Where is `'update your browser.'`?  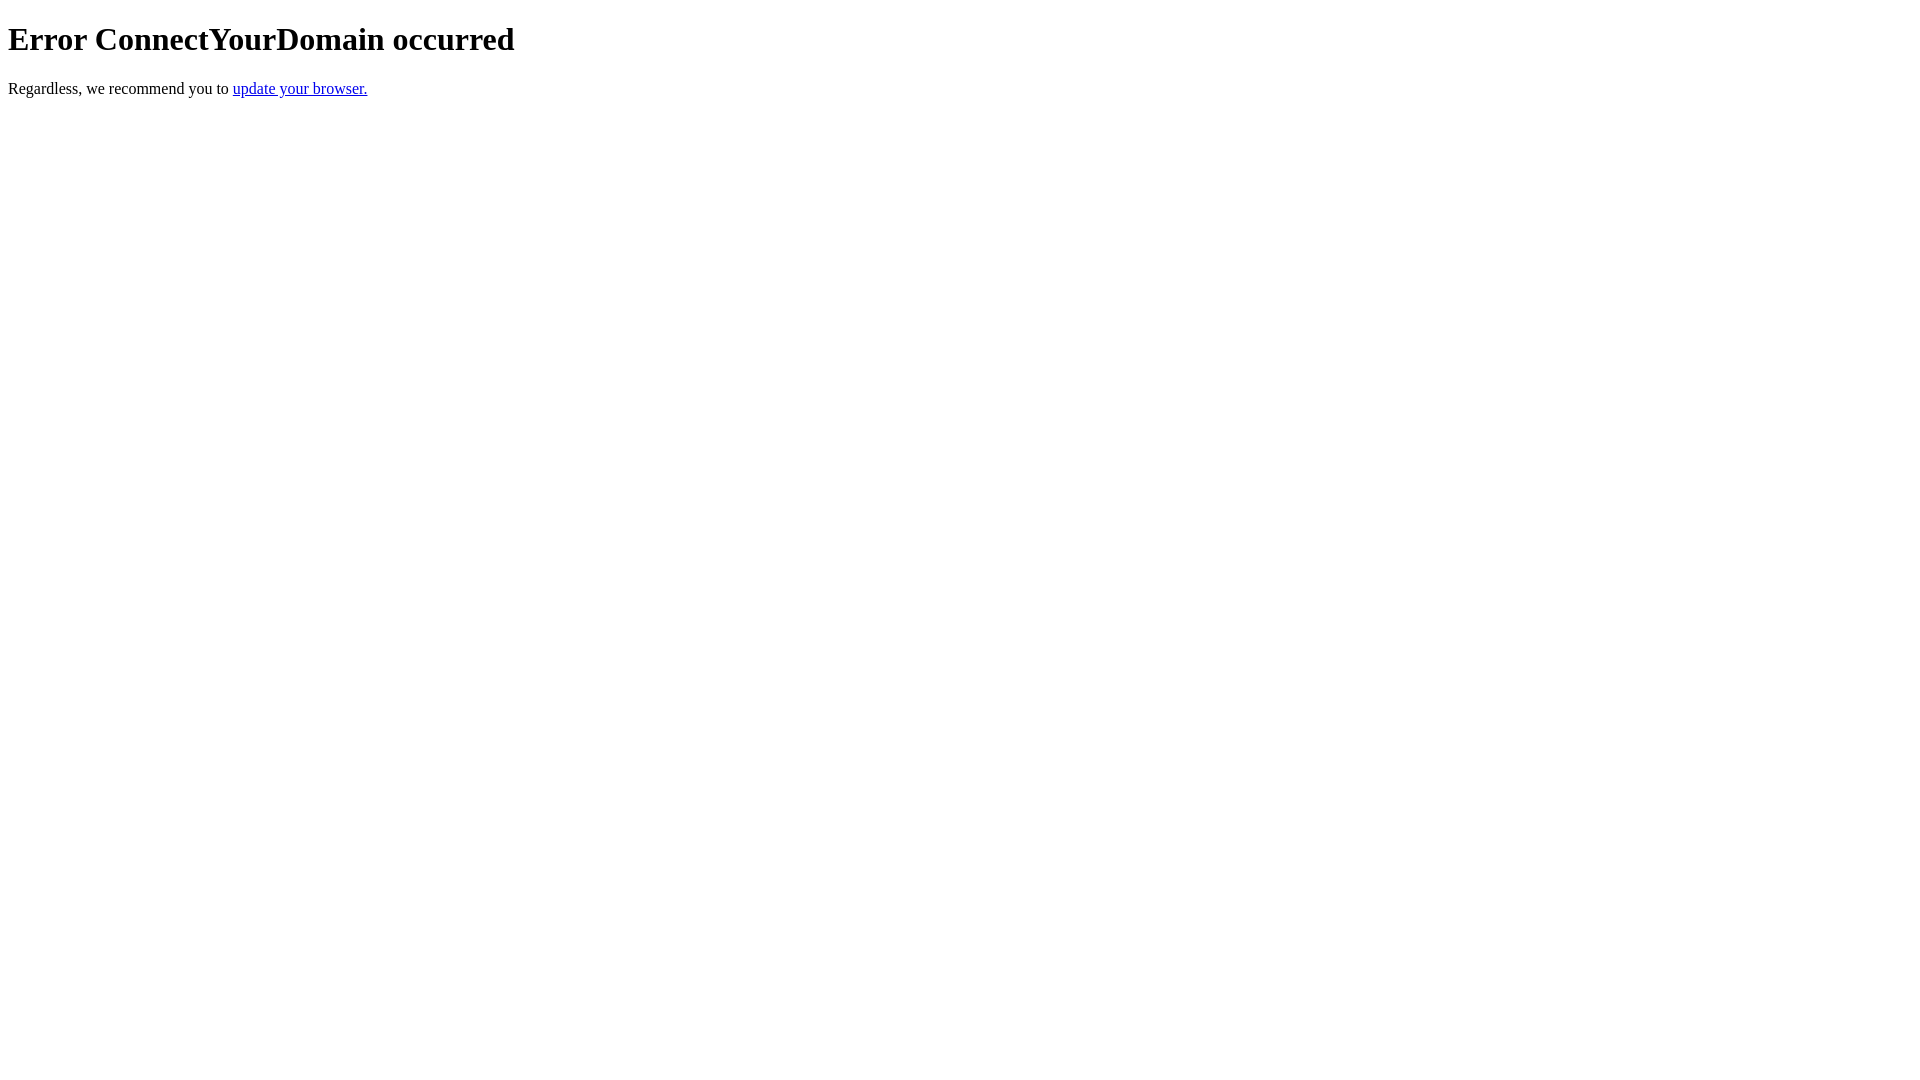
'update your browser.' is located at coordinates (233, 87).